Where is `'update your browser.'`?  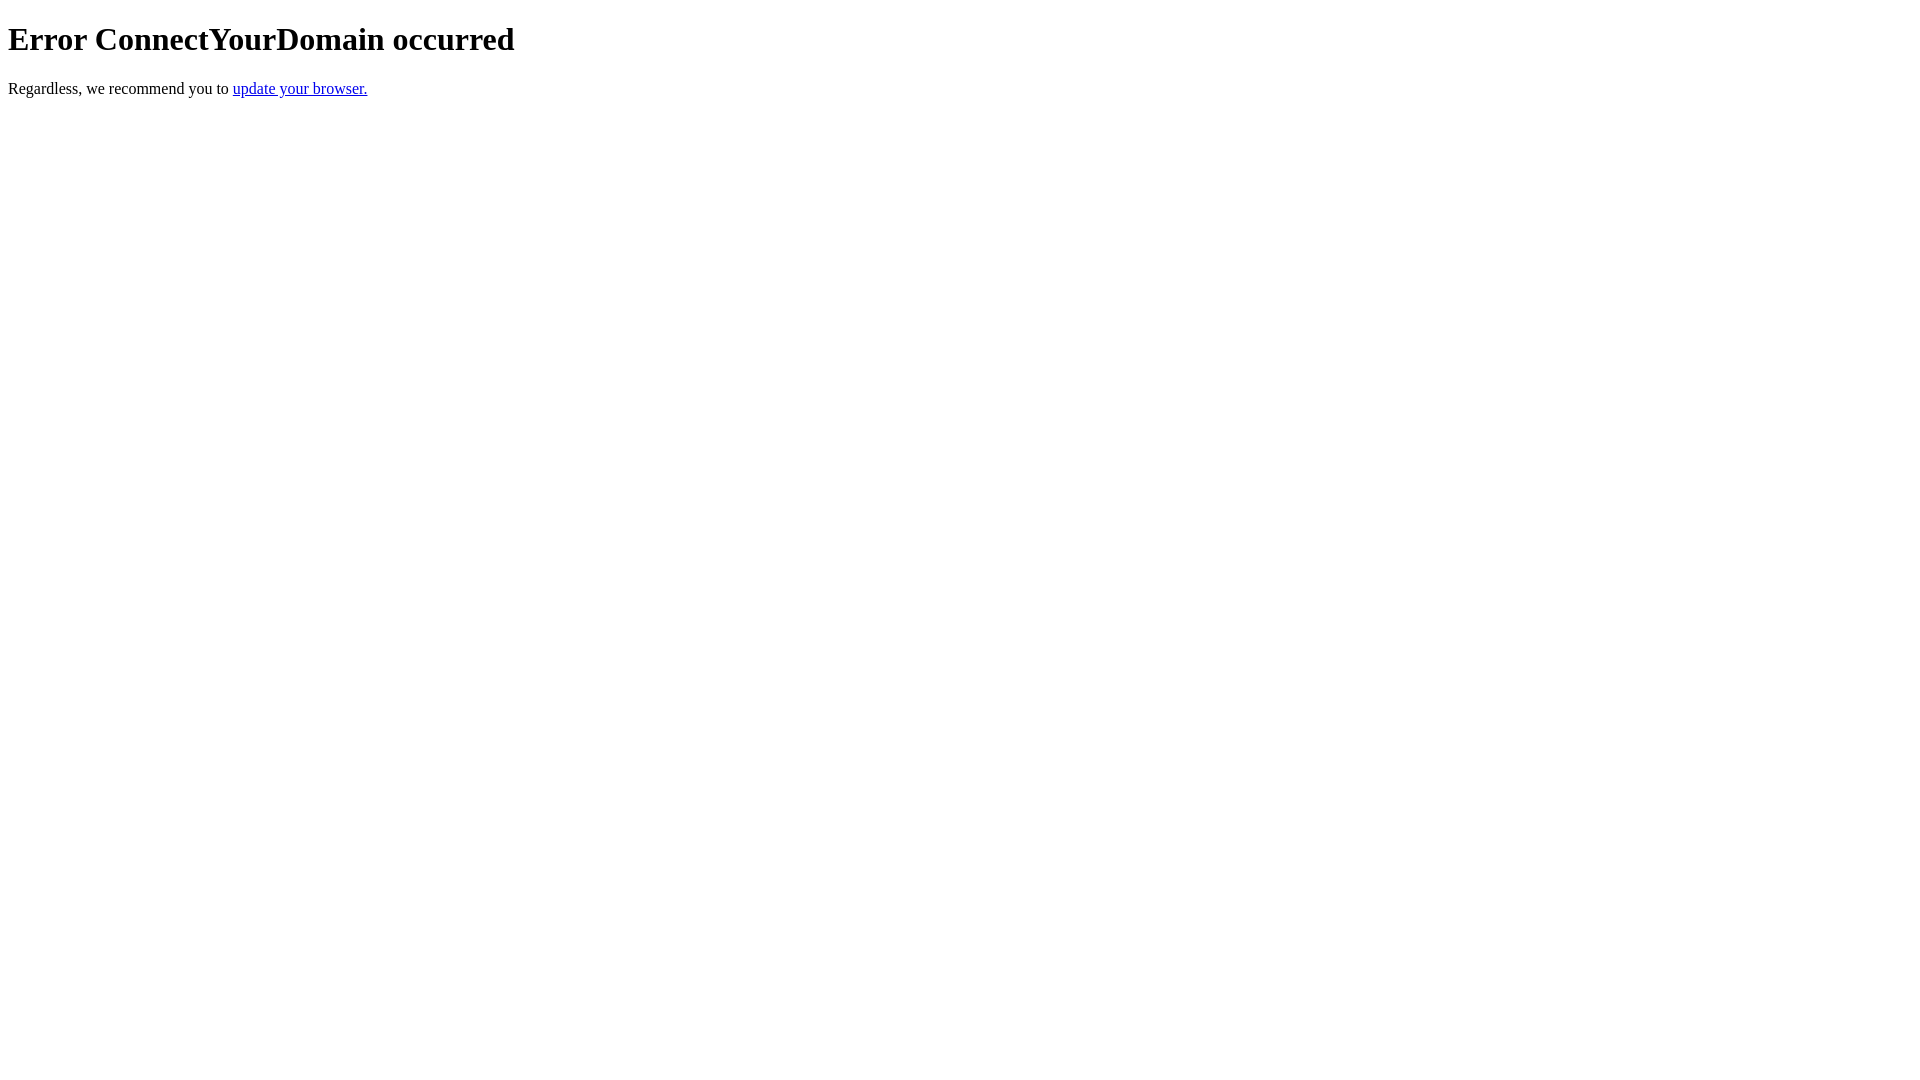
'update your browser.' is located at coordinates (233, 87).